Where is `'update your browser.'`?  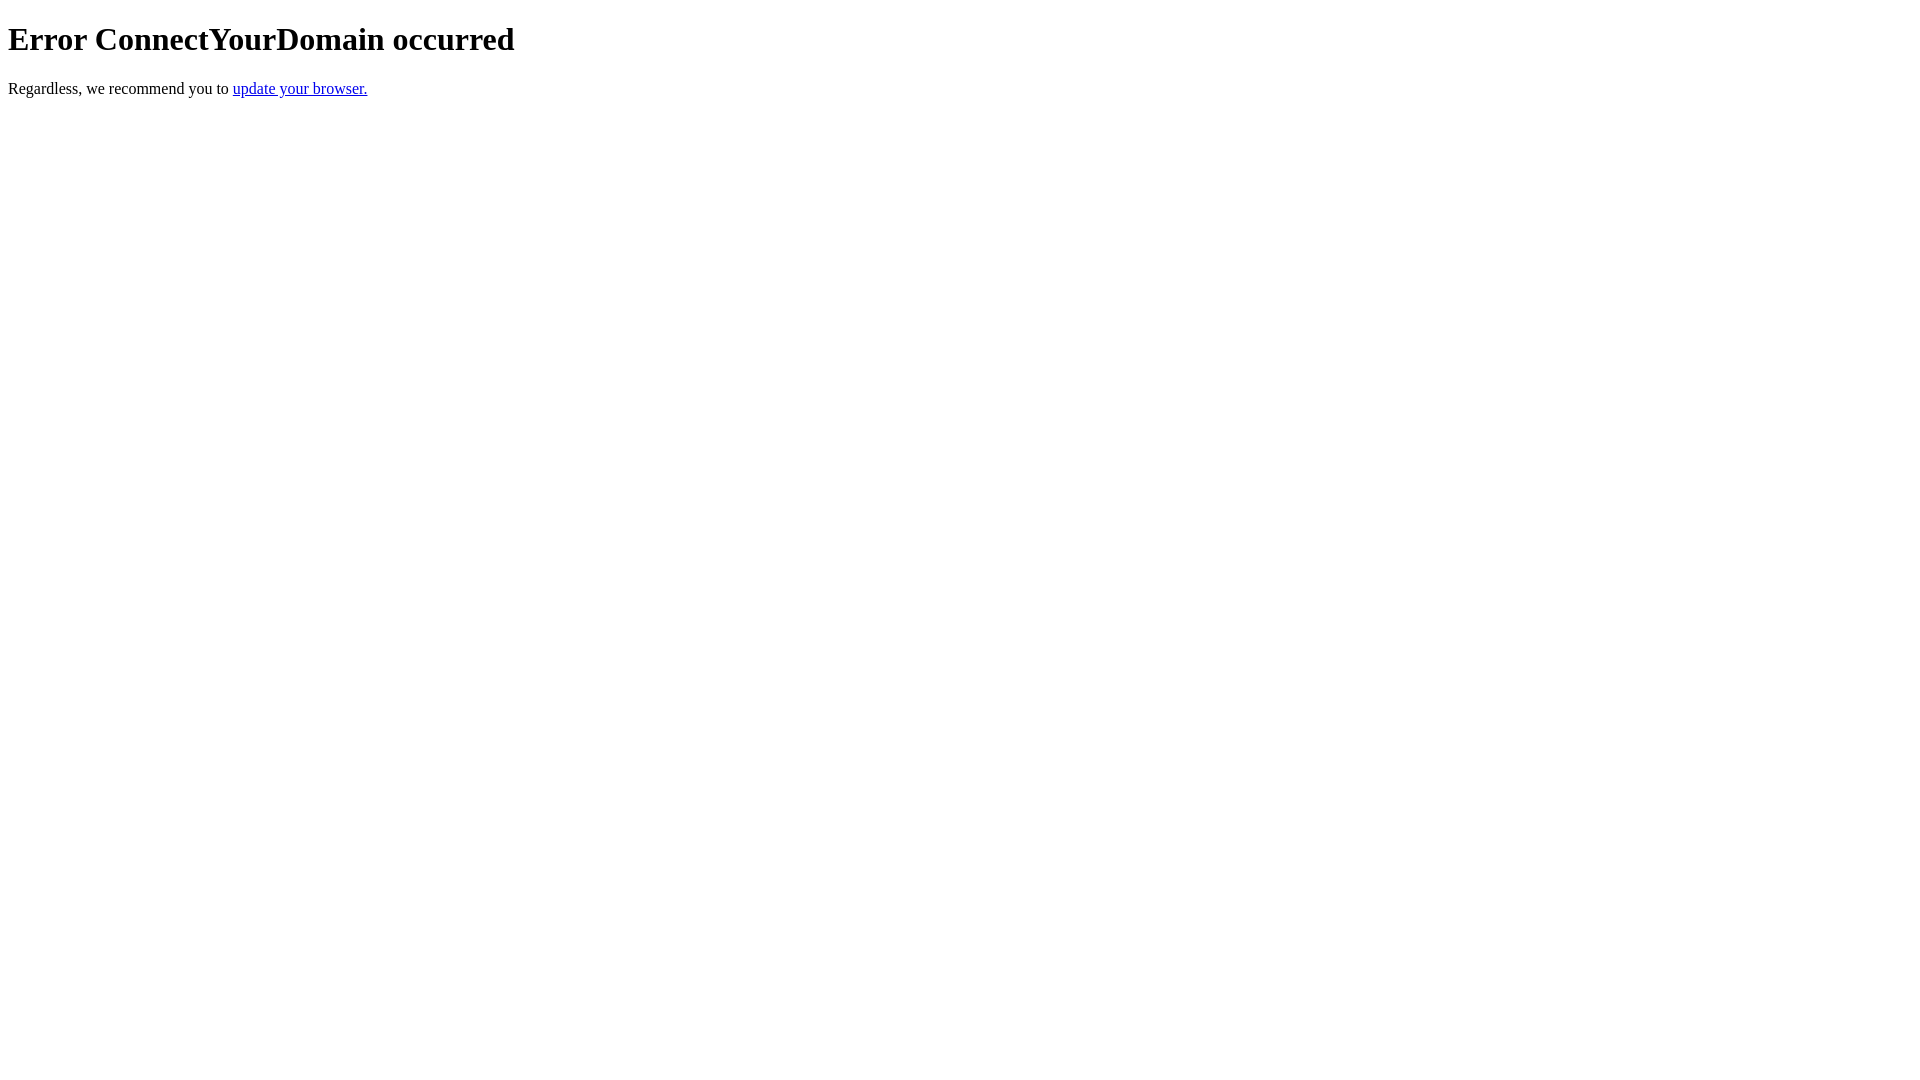
'update your browser.' is located at coordinates (233, 87).